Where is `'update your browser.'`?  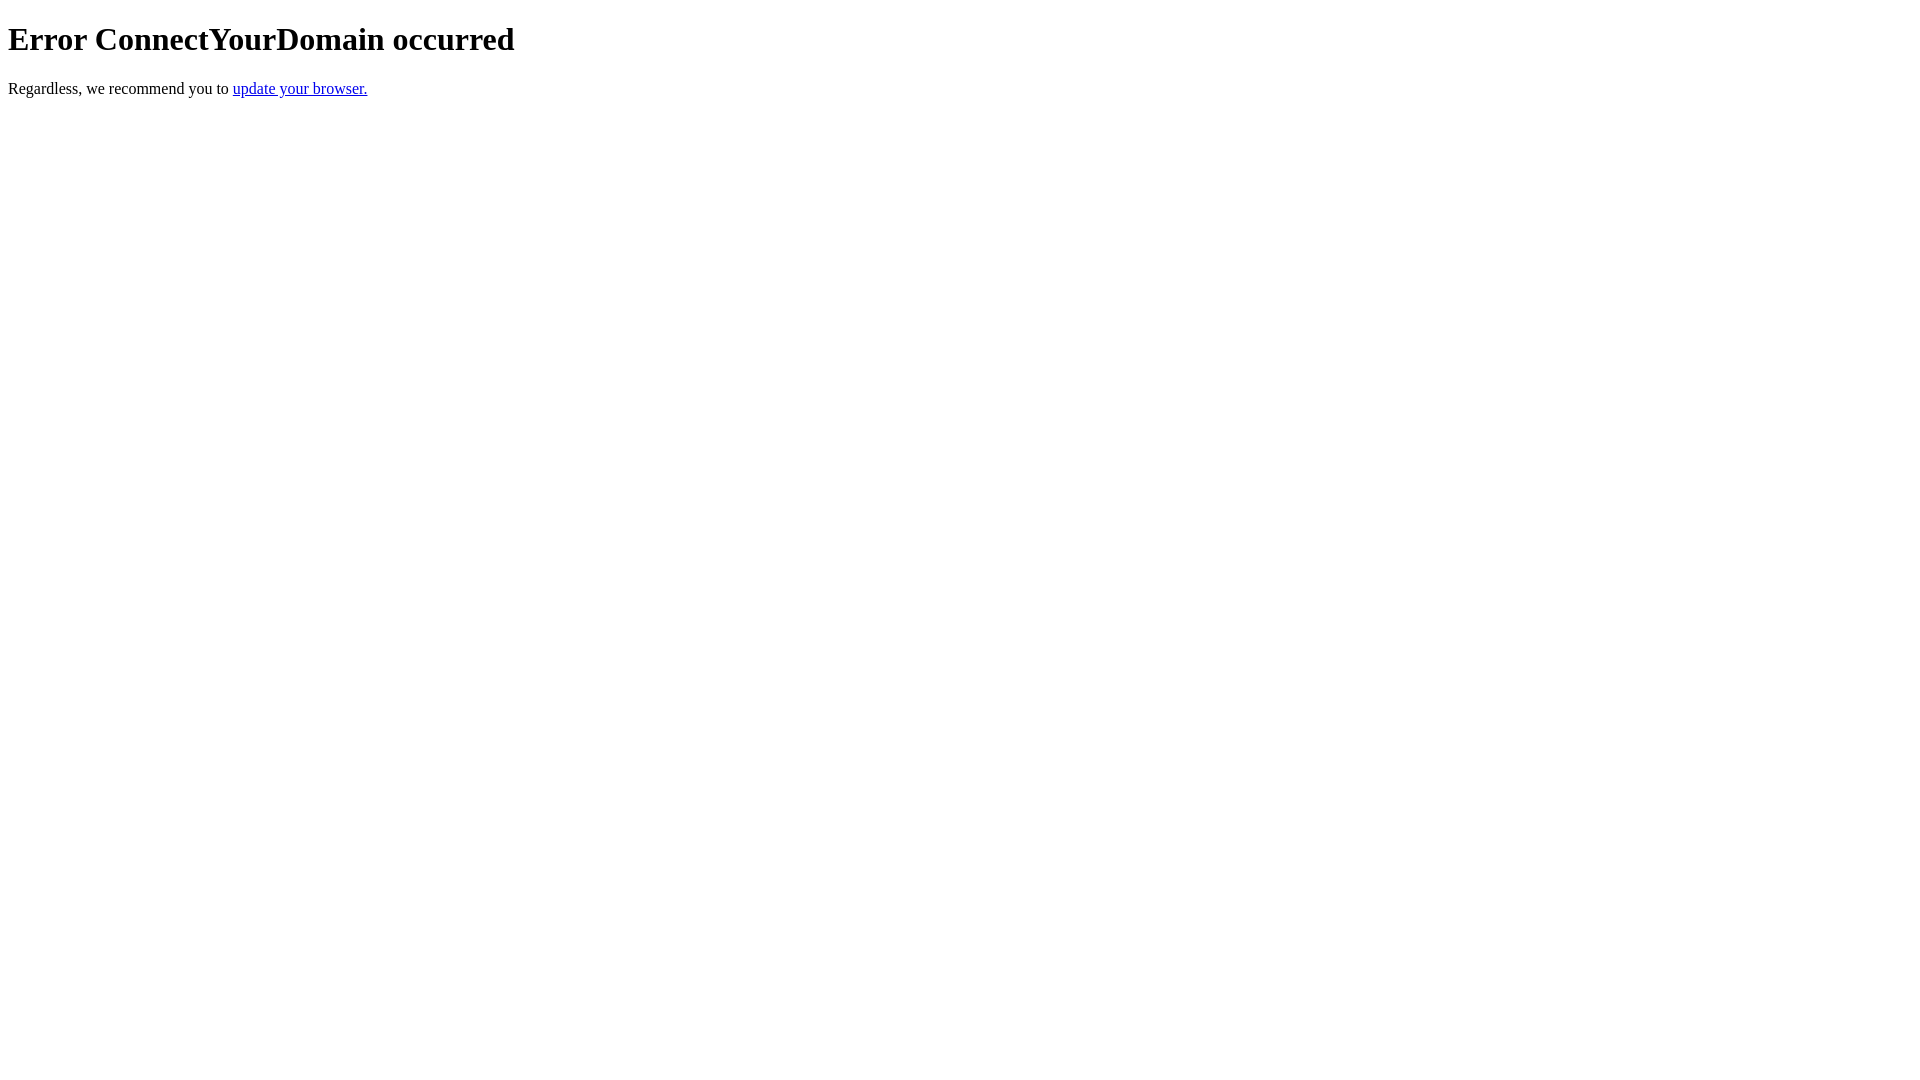
'update your browser.' is located at coordinates (233, 87).